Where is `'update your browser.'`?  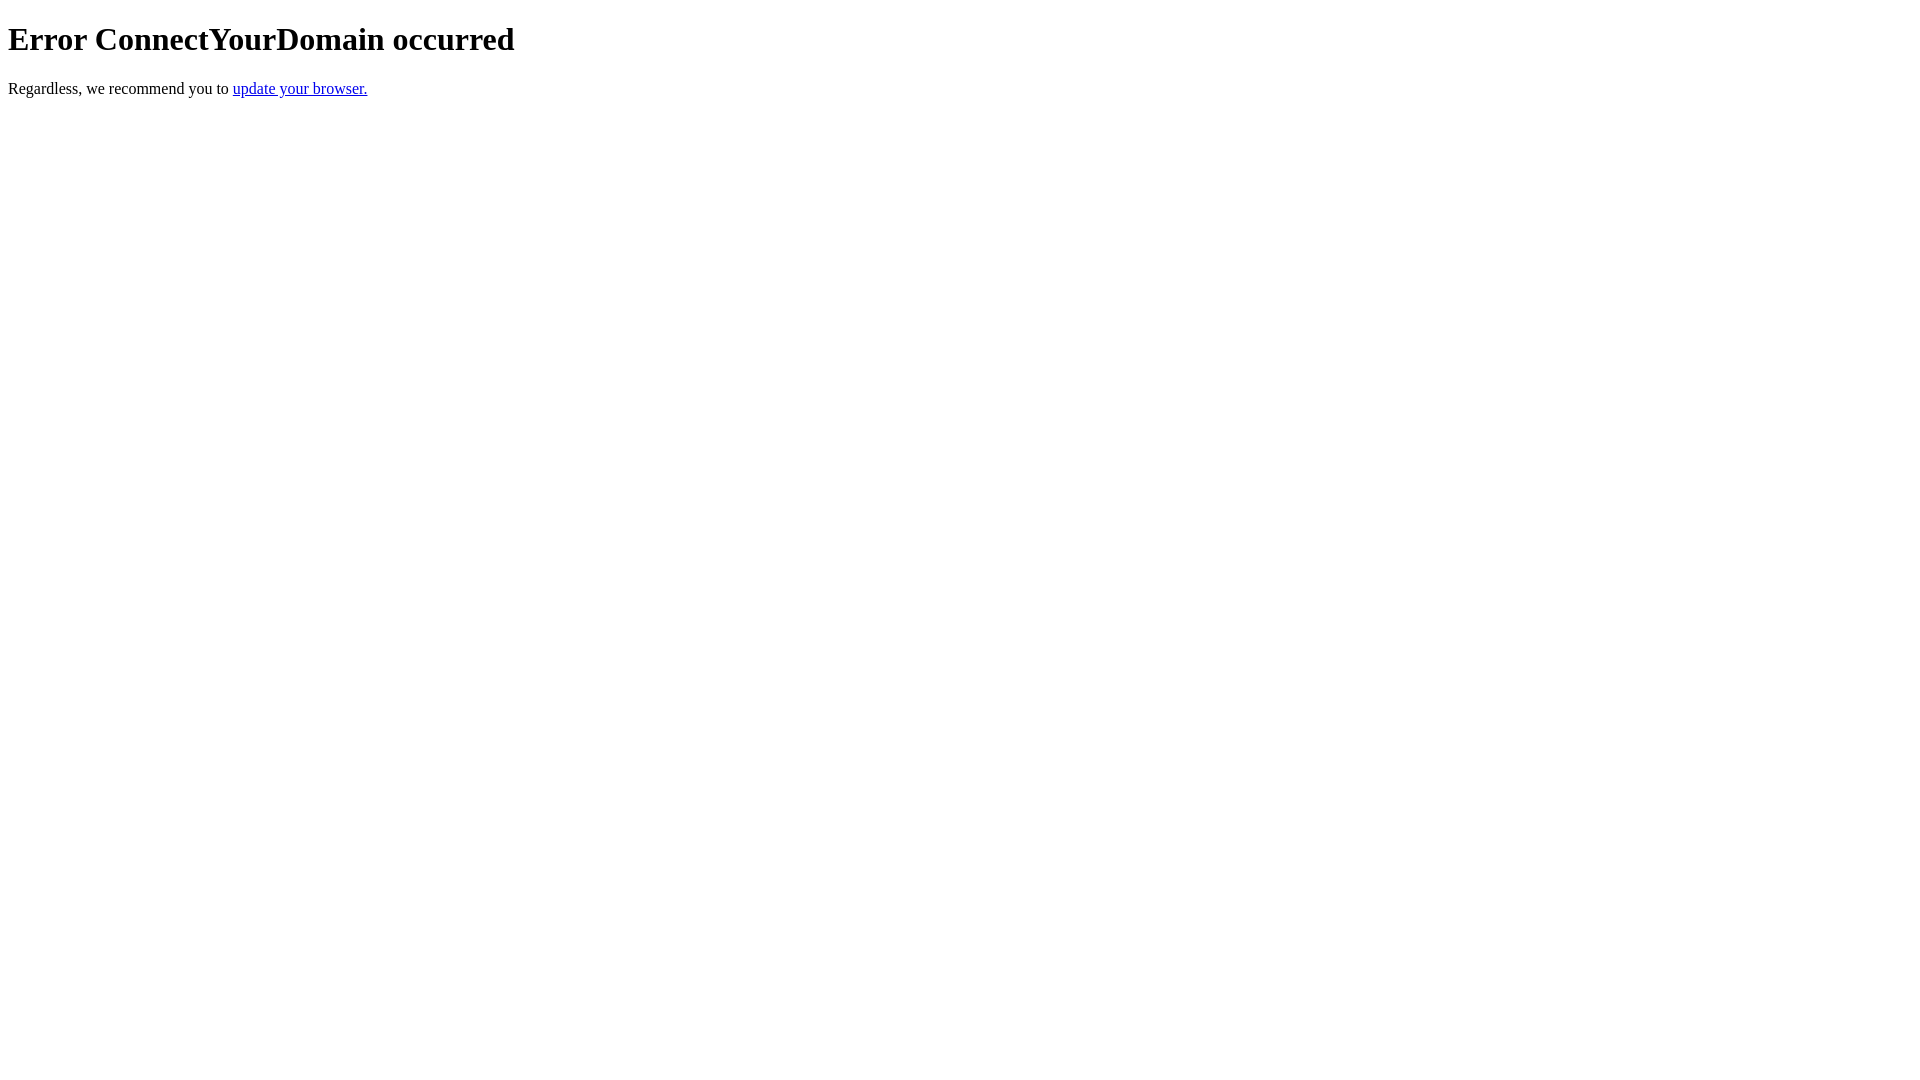
'update your browser.' is located at coordinates (233, 87).